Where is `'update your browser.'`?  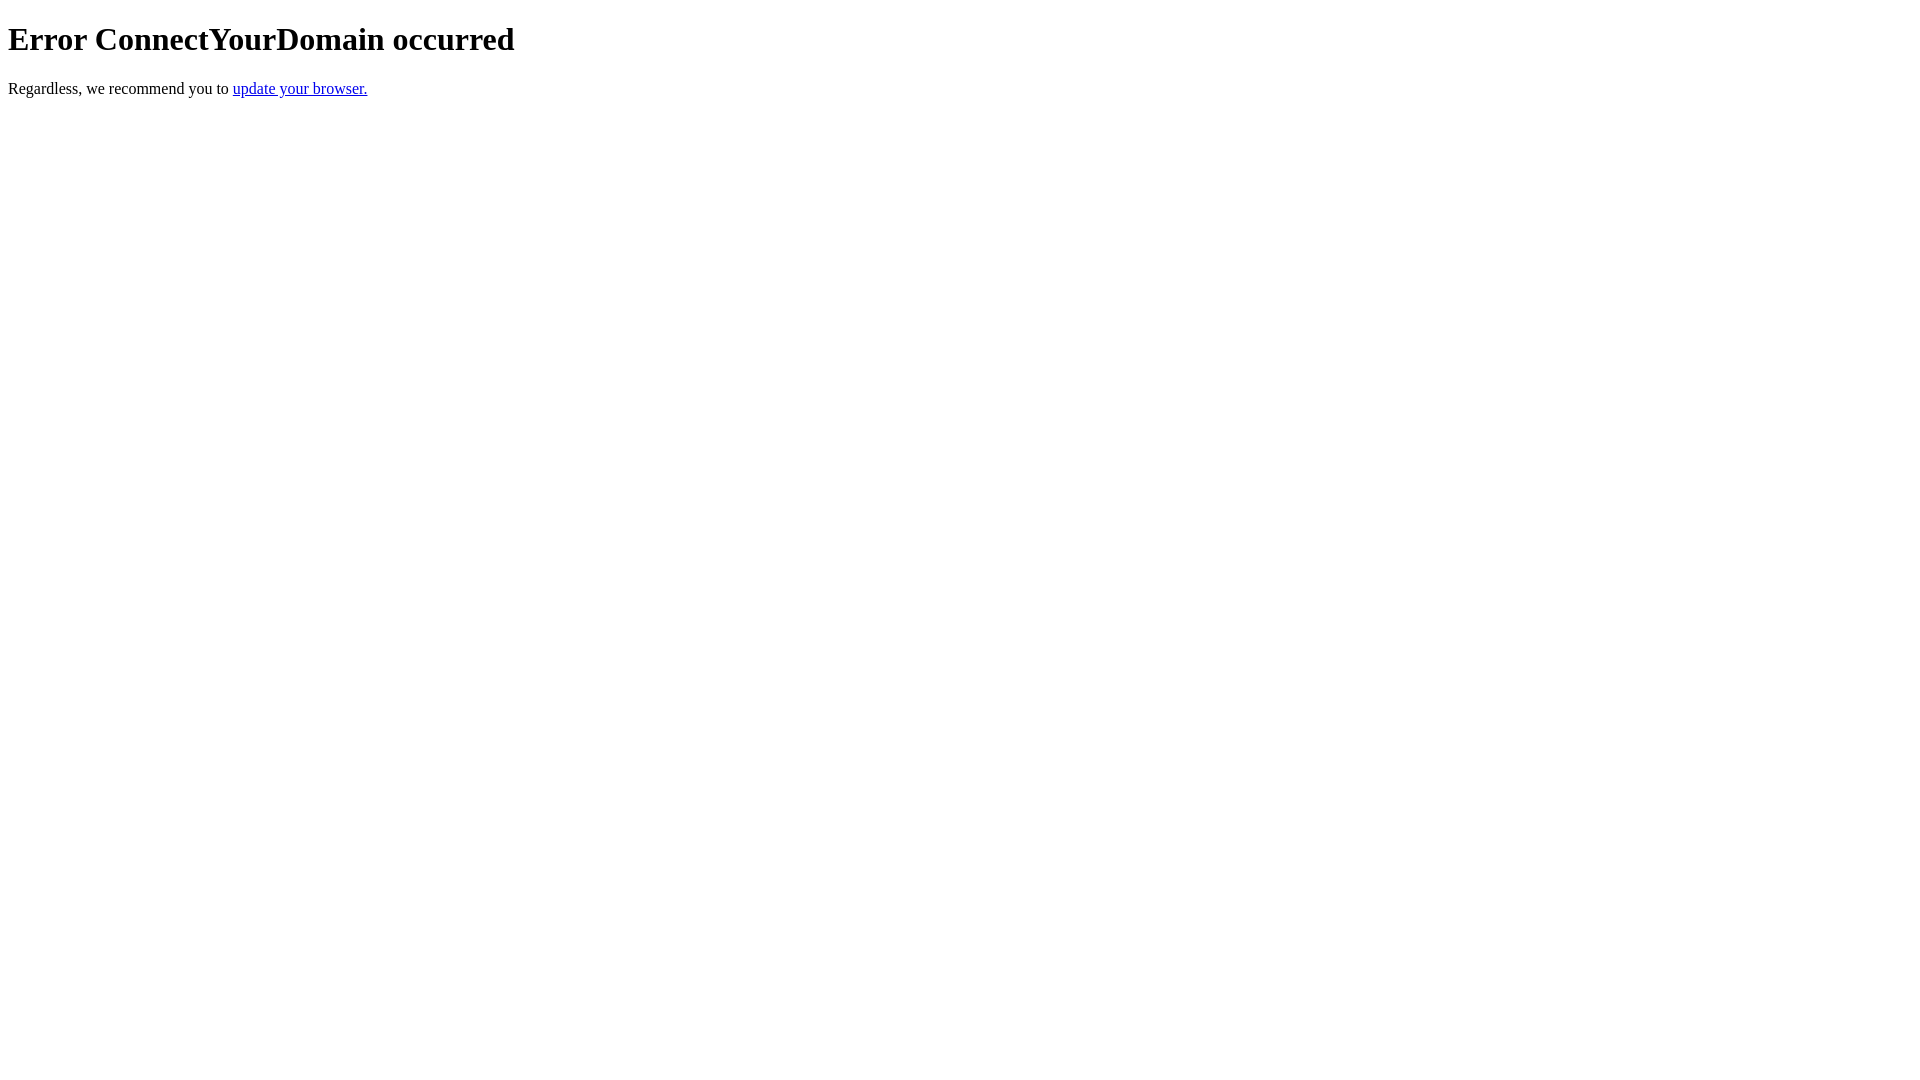
'update your browser.' is located at coordinates (233, 87).